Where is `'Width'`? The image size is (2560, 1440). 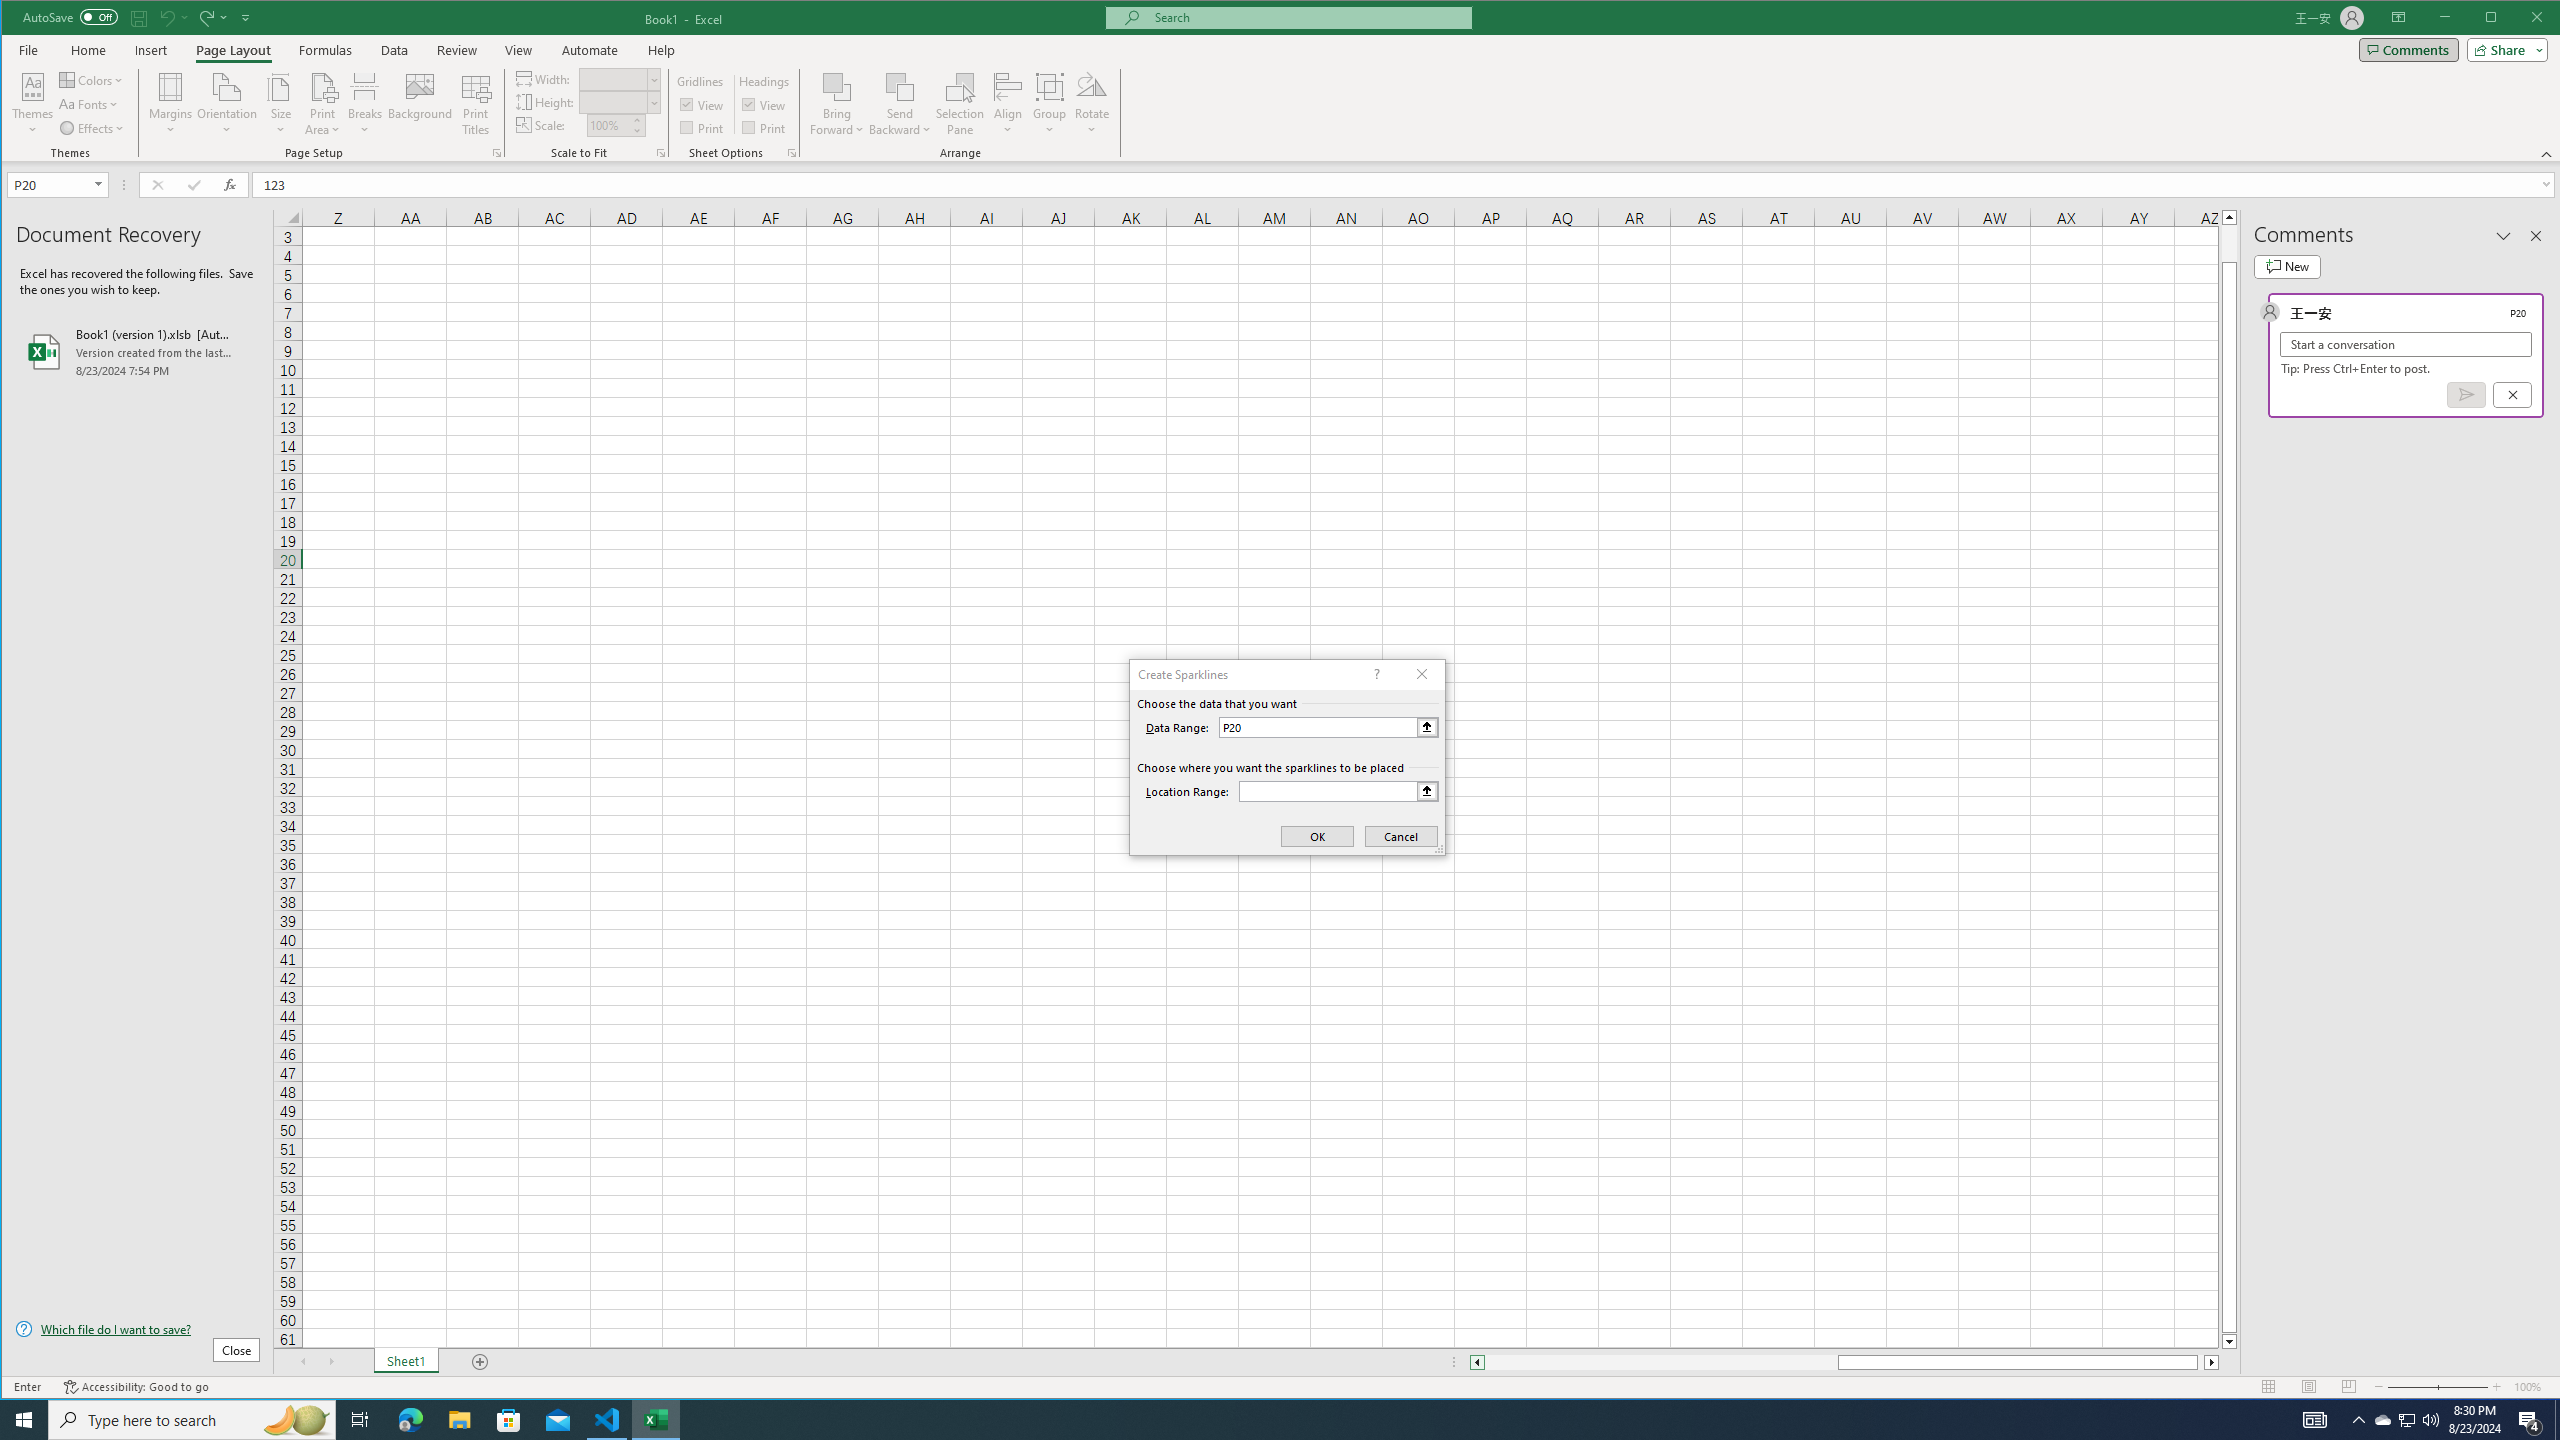 'Width' is located at coordinates (613, 78).